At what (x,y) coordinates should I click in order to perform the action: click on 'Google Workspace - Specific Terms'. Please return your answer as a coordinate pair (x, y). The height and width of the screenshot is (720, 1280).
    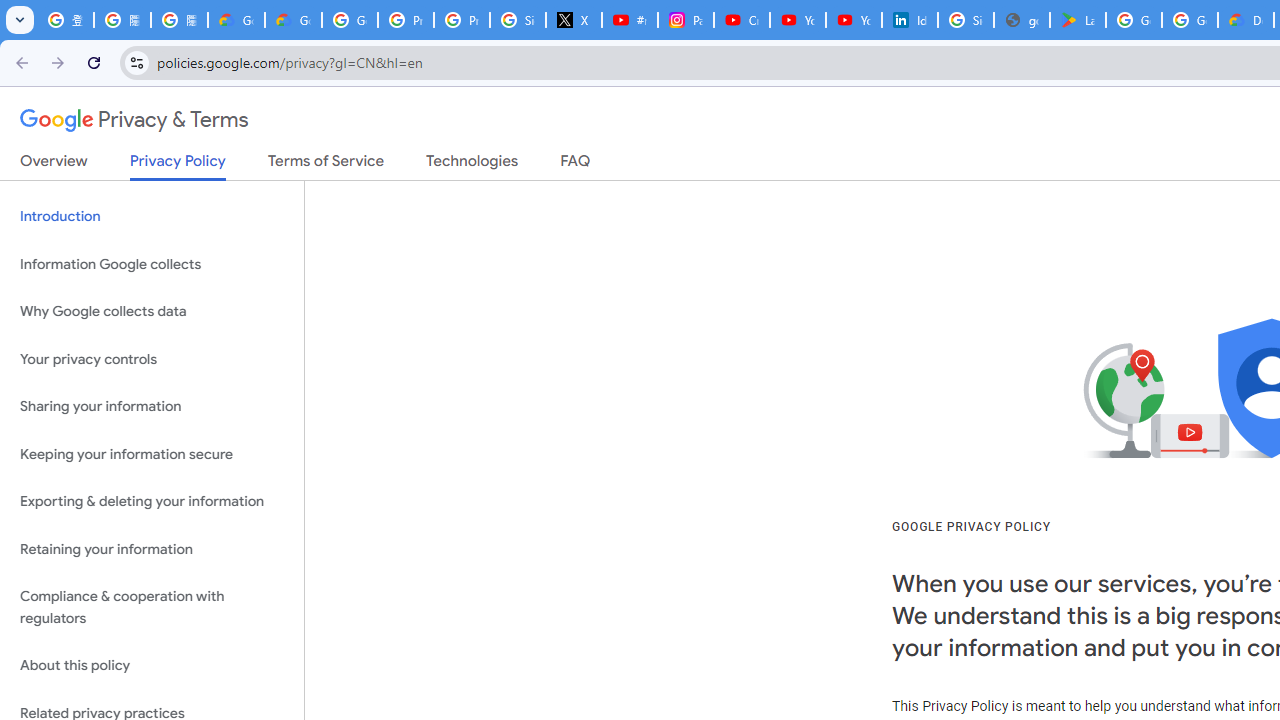
    Looking at the image, I should click on (1190, 20).